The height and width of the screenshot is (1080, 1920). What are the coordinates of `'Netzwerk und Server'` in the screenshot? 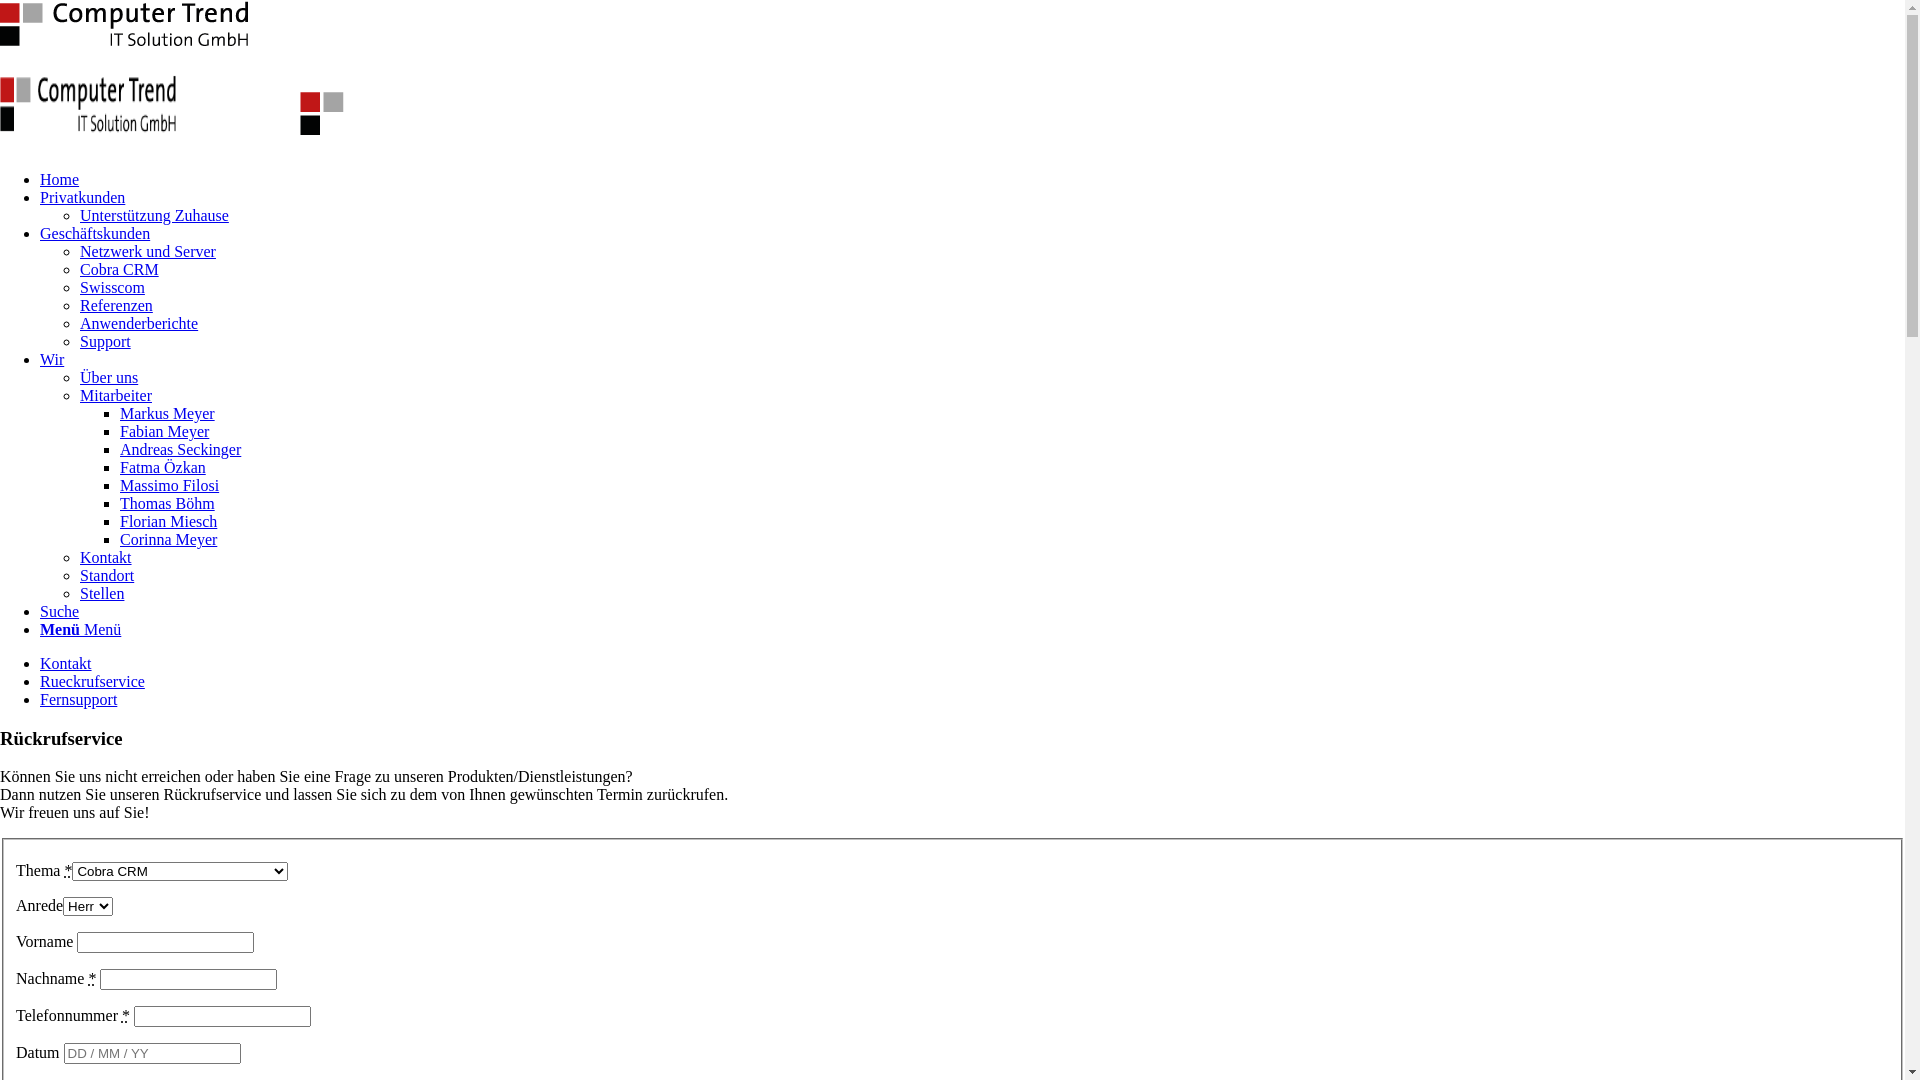 It's located at (147, 250).